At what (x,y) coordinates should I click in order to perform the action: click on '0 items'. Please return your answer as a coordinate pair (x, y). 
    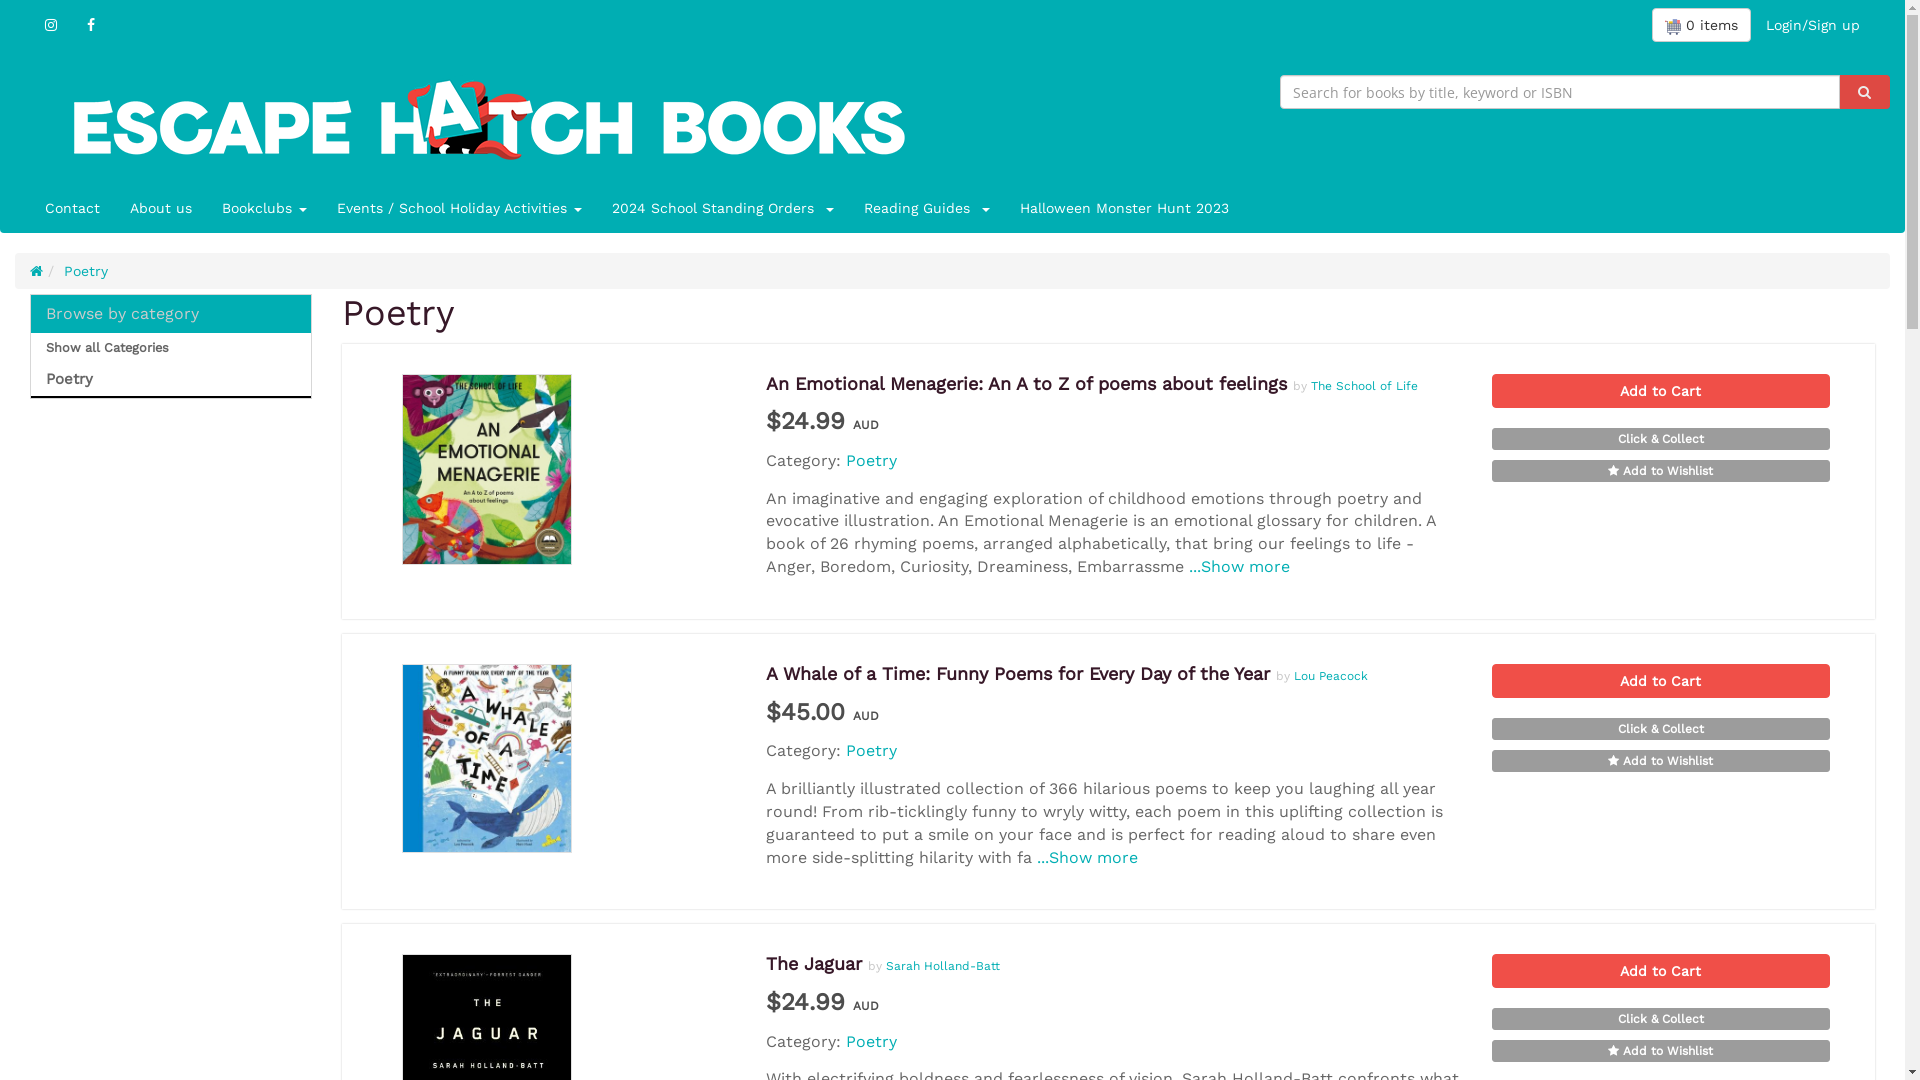
    Looking at the image, I should click on (1700, 24).